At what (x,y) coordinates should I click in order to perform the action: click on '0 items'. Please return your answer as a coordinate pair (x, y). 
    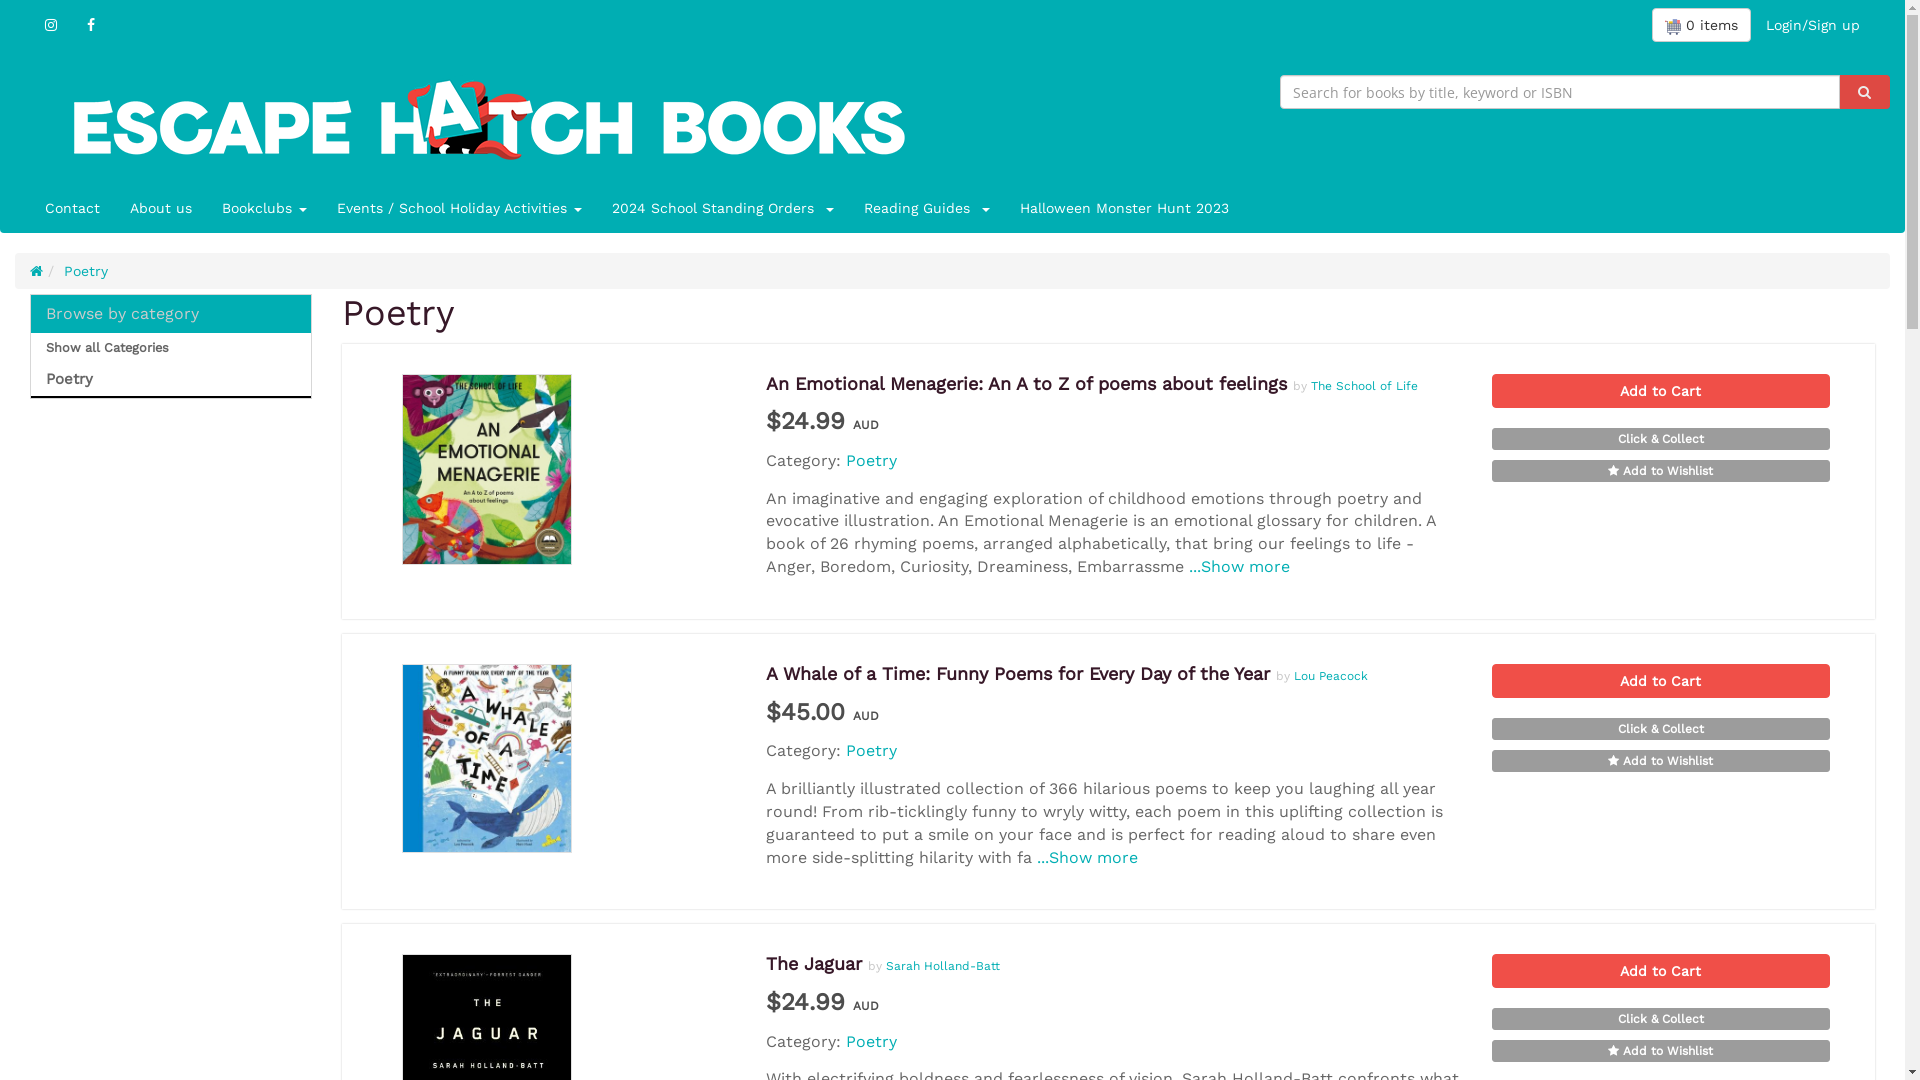
    Looking at the image, I should click on (1700, 24).